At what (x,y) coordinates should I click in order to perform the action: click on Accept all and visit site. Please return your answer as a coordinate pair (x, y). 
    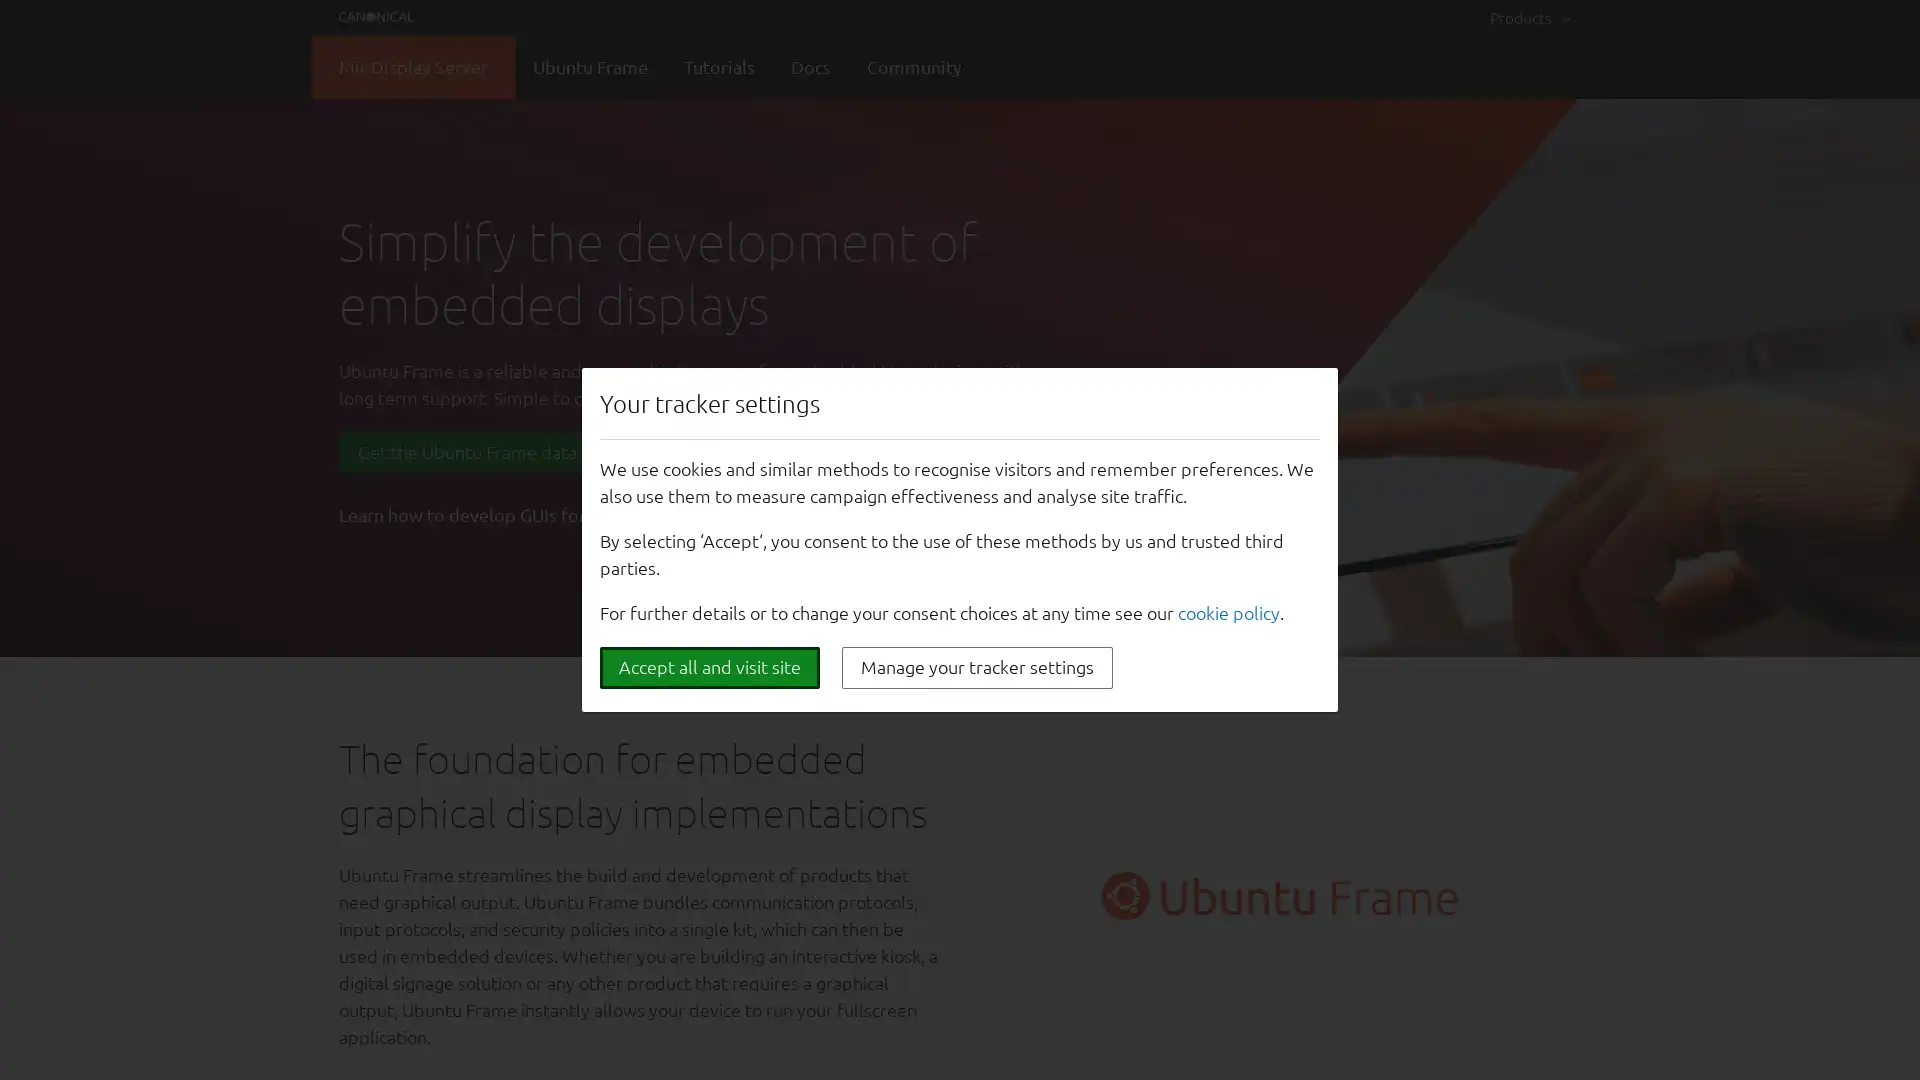
    Looking at the image, I should click on (710, 667).